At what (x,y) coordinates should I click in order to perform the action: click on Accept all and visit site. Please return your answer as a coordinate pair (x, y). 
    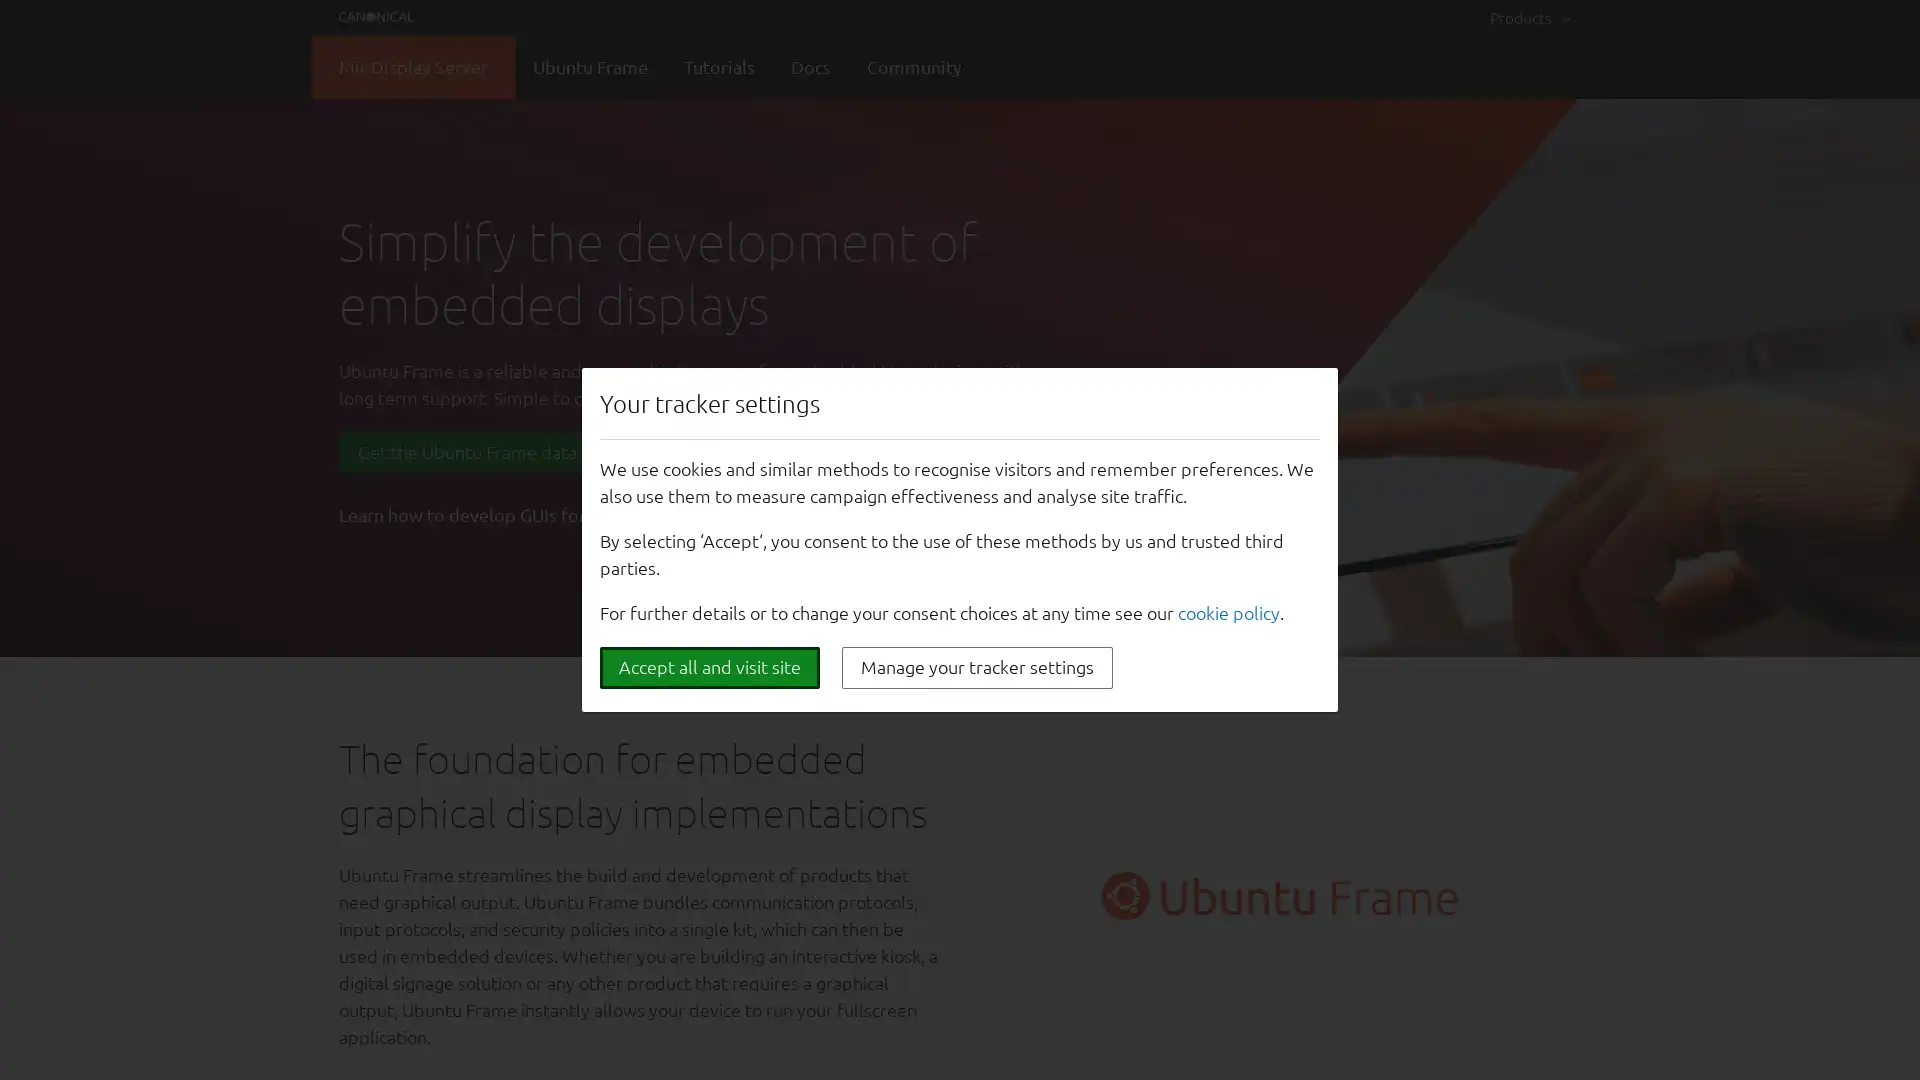
    Looking at the image, I should click on (710, 667).